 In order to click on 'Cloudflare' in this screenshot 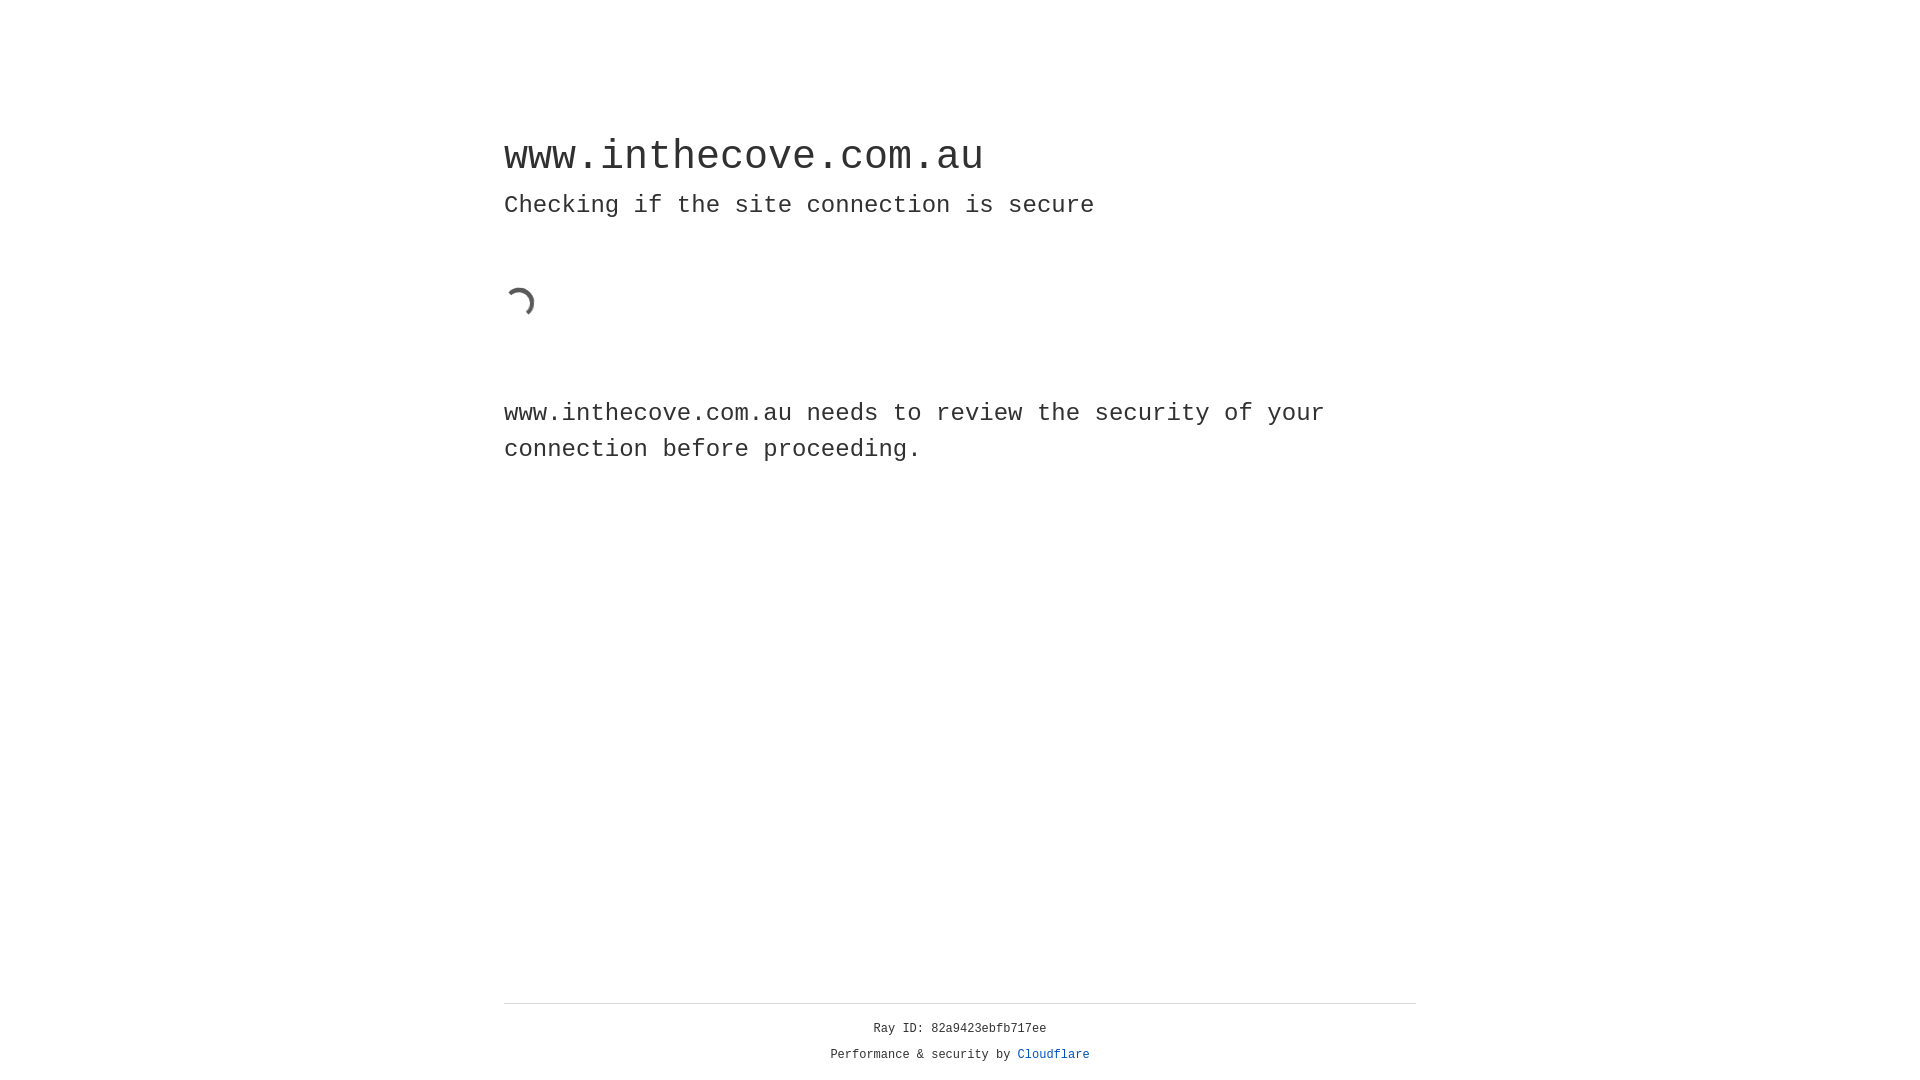, I will do `click(1053, 1054)`.